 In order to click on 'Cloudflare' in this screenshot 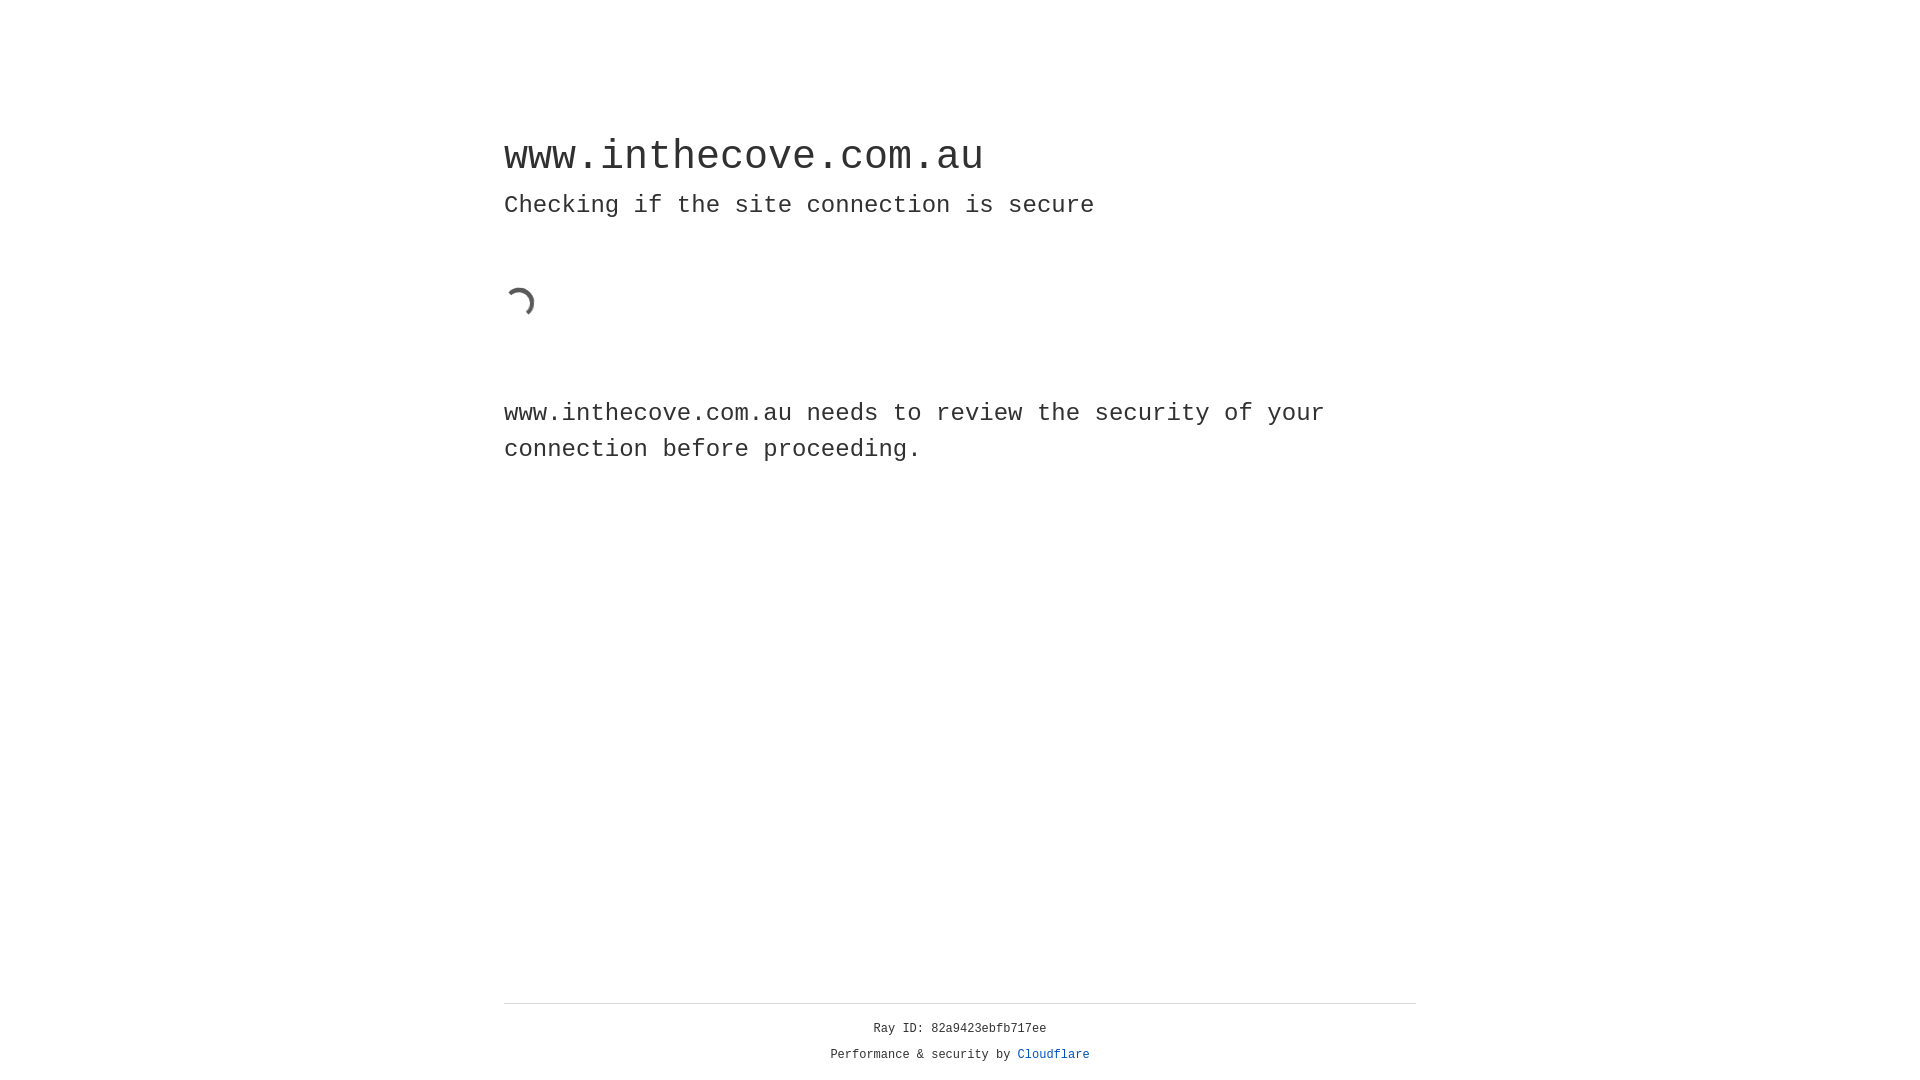, I will do `click(1053, 1054)`.